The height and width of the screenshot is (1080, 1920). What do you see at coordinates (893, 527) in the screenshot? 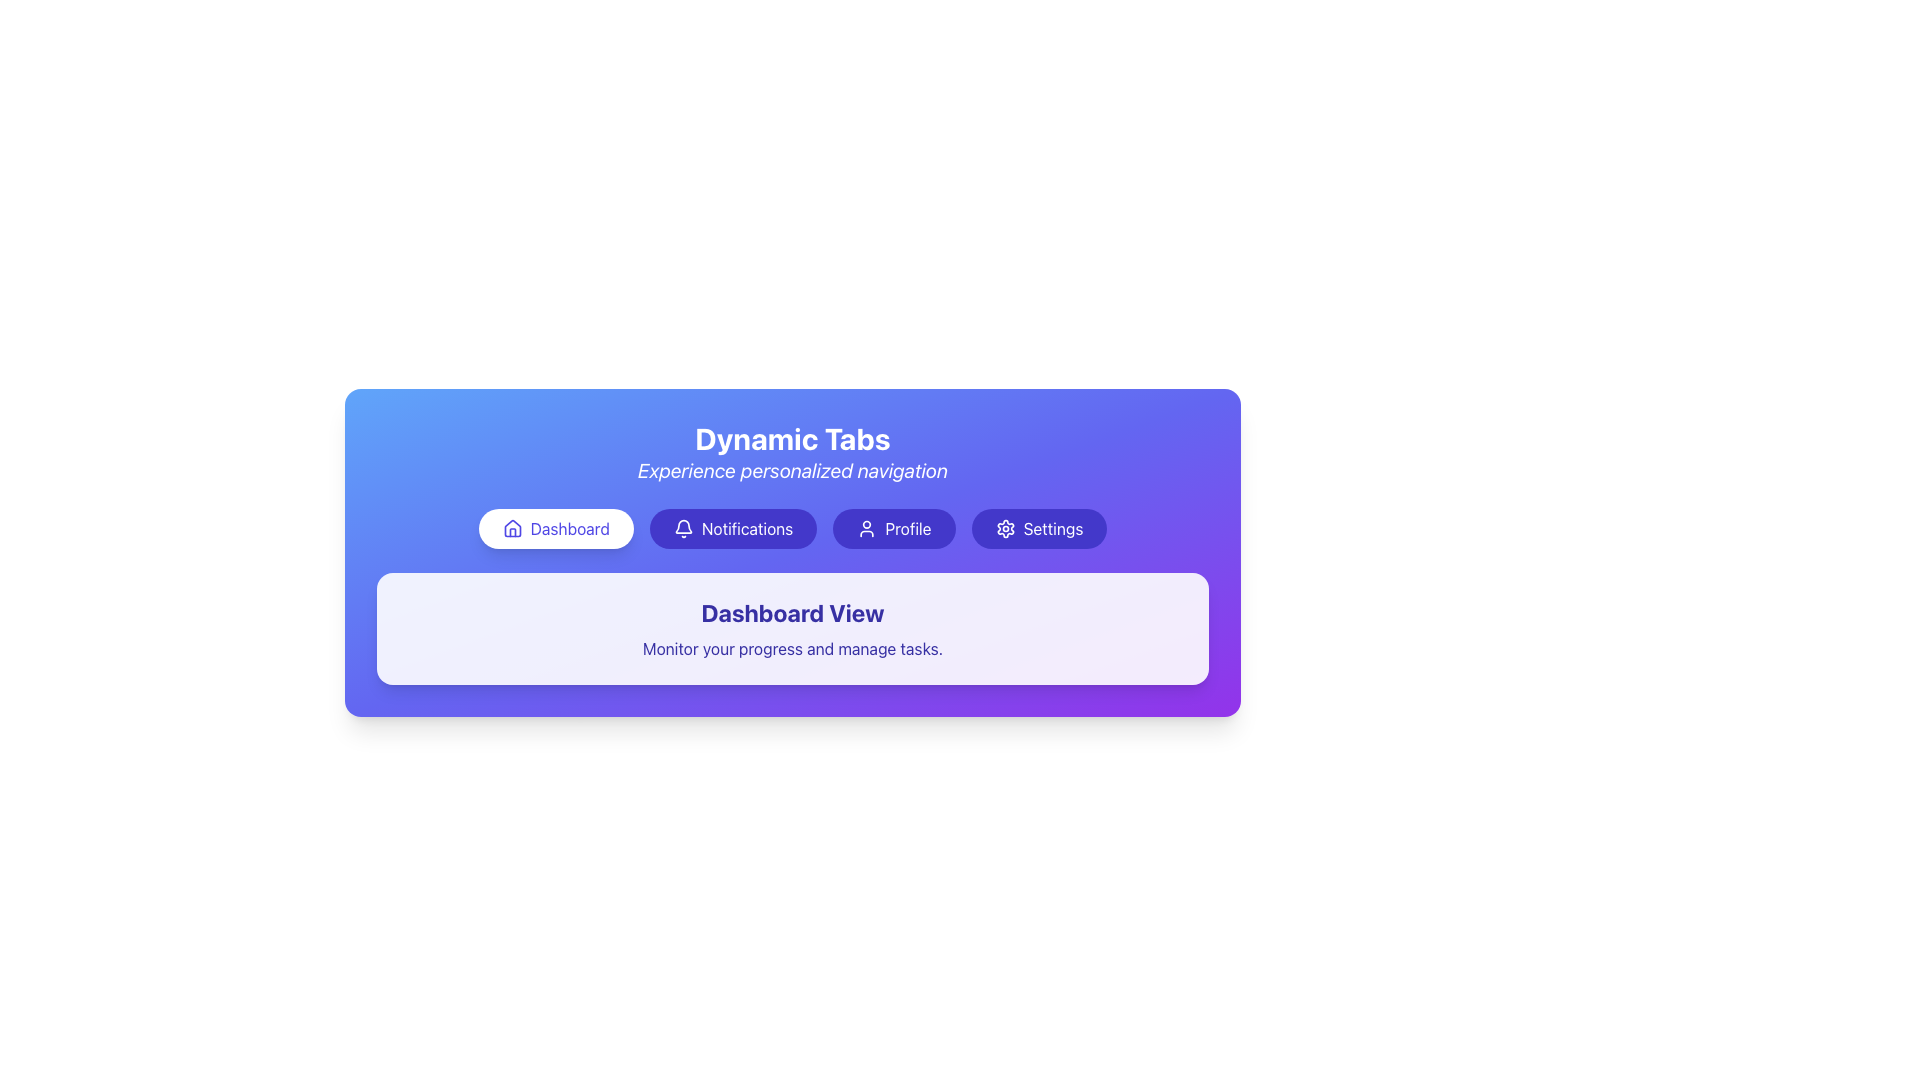
I see `the 'Profile' button, which is a horizontally oriented pill-shaped button with a purple background and user icon on the left, located centrally beneath the title 'Dynamic Tabs'` at bounding box center [893, 527].